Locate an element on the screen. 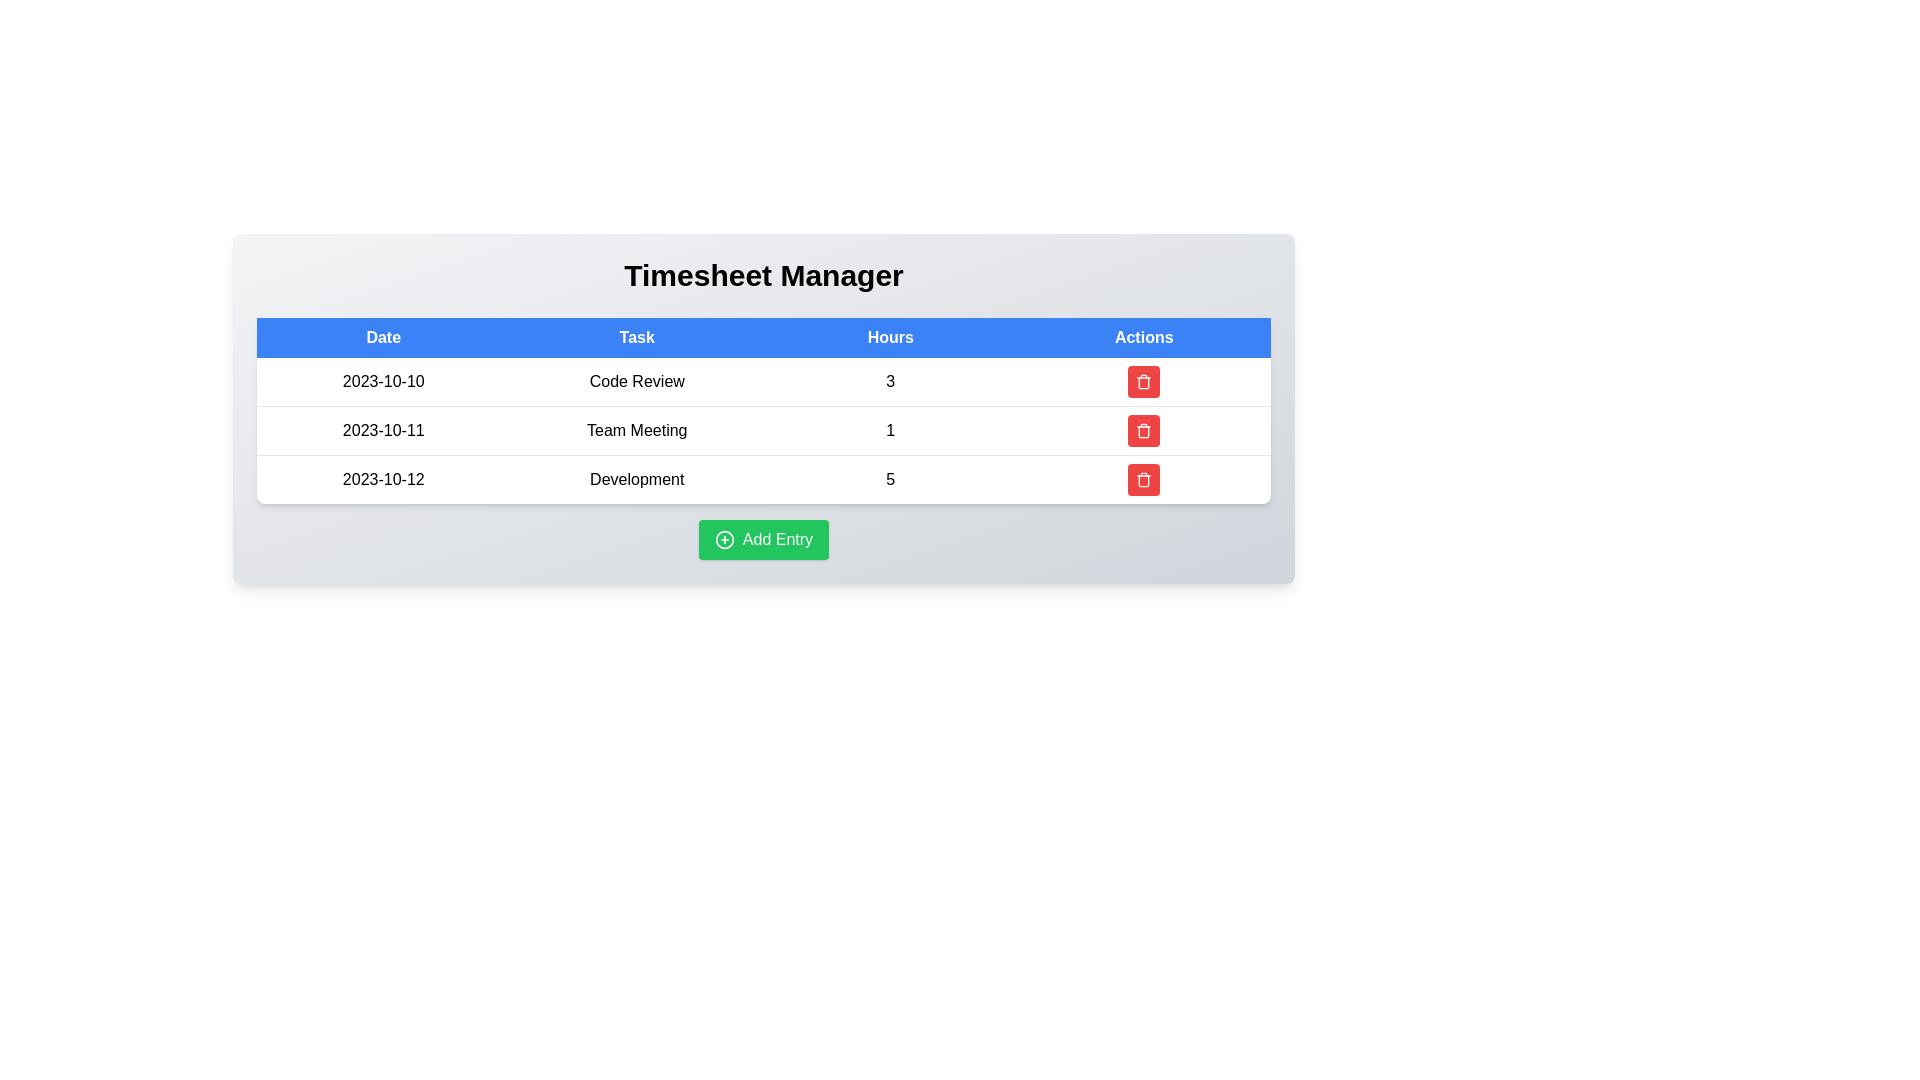  the 'Add New Entry' button located at the bottom center of the 'Timesheet Manager' card is located at coordinates (762, 540).